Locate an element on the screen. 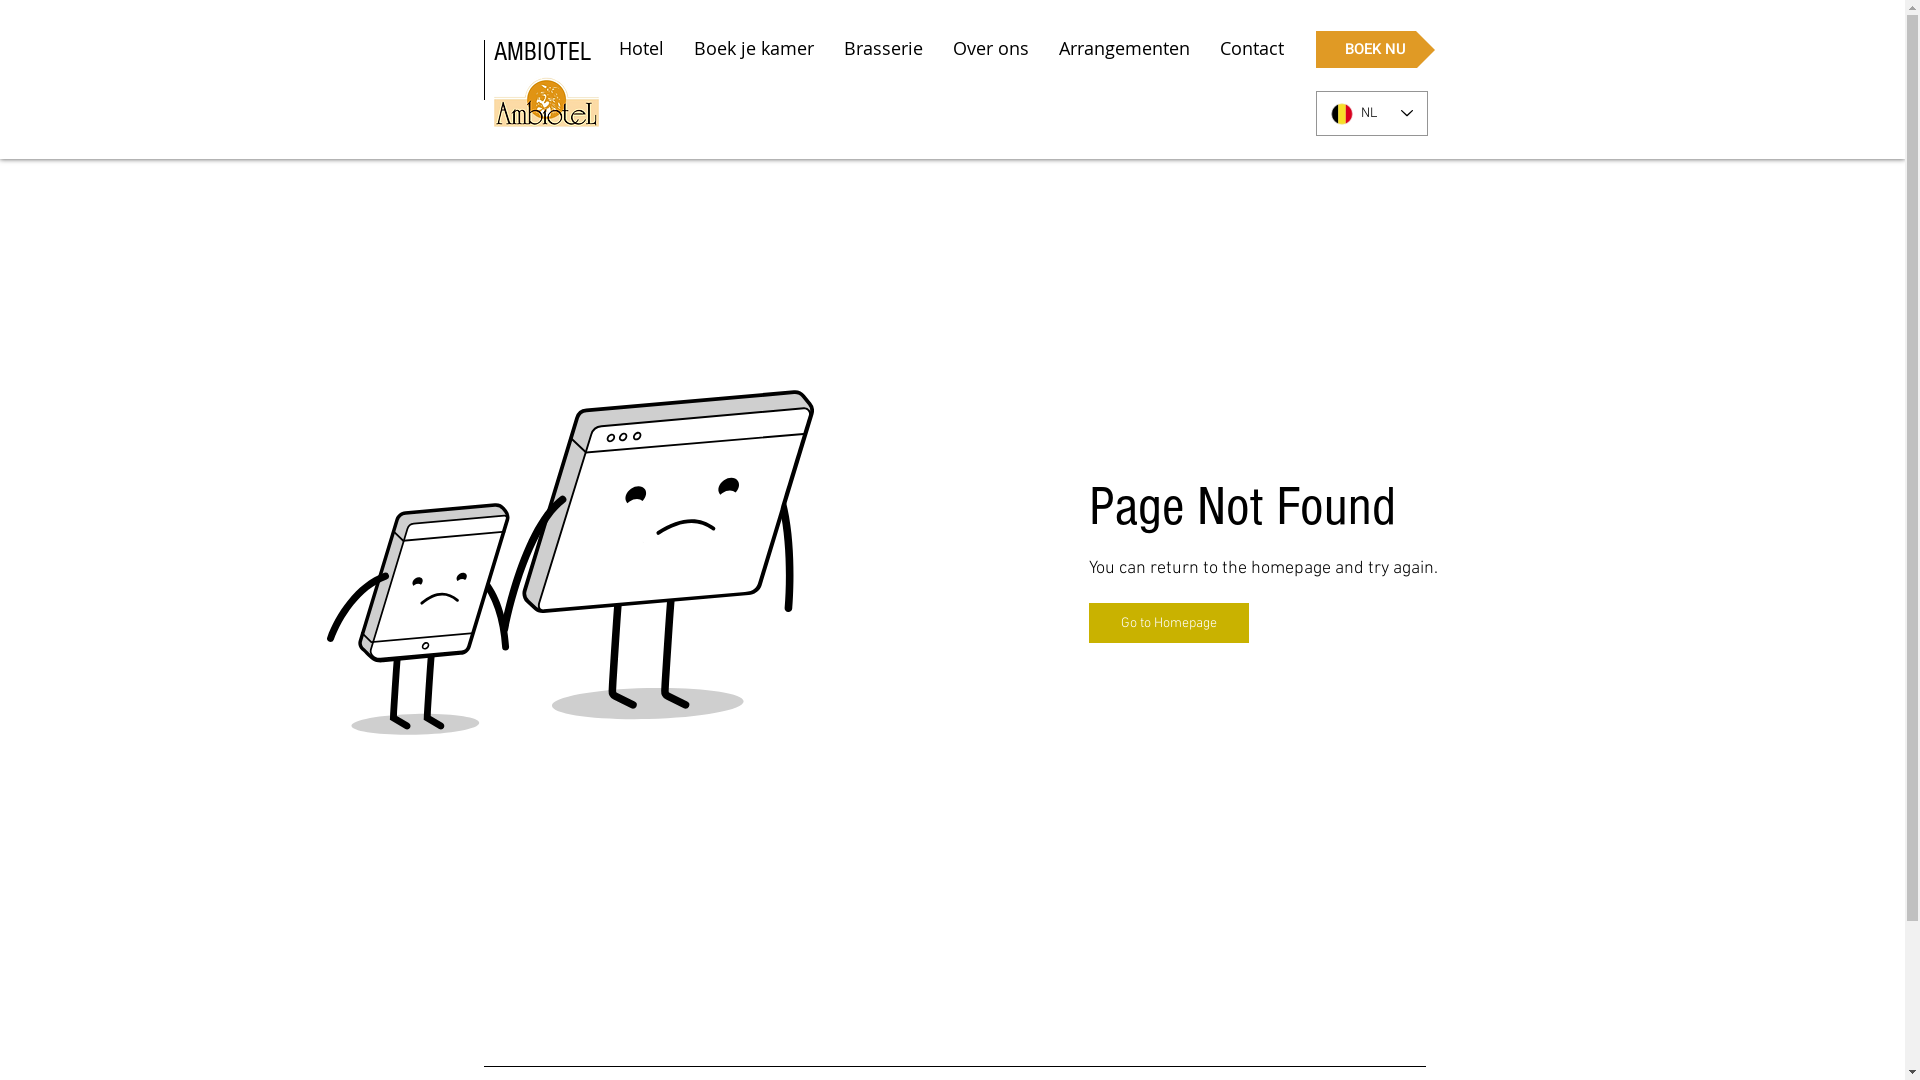  'Arrangementen' is located at coordinates (1124, 46).